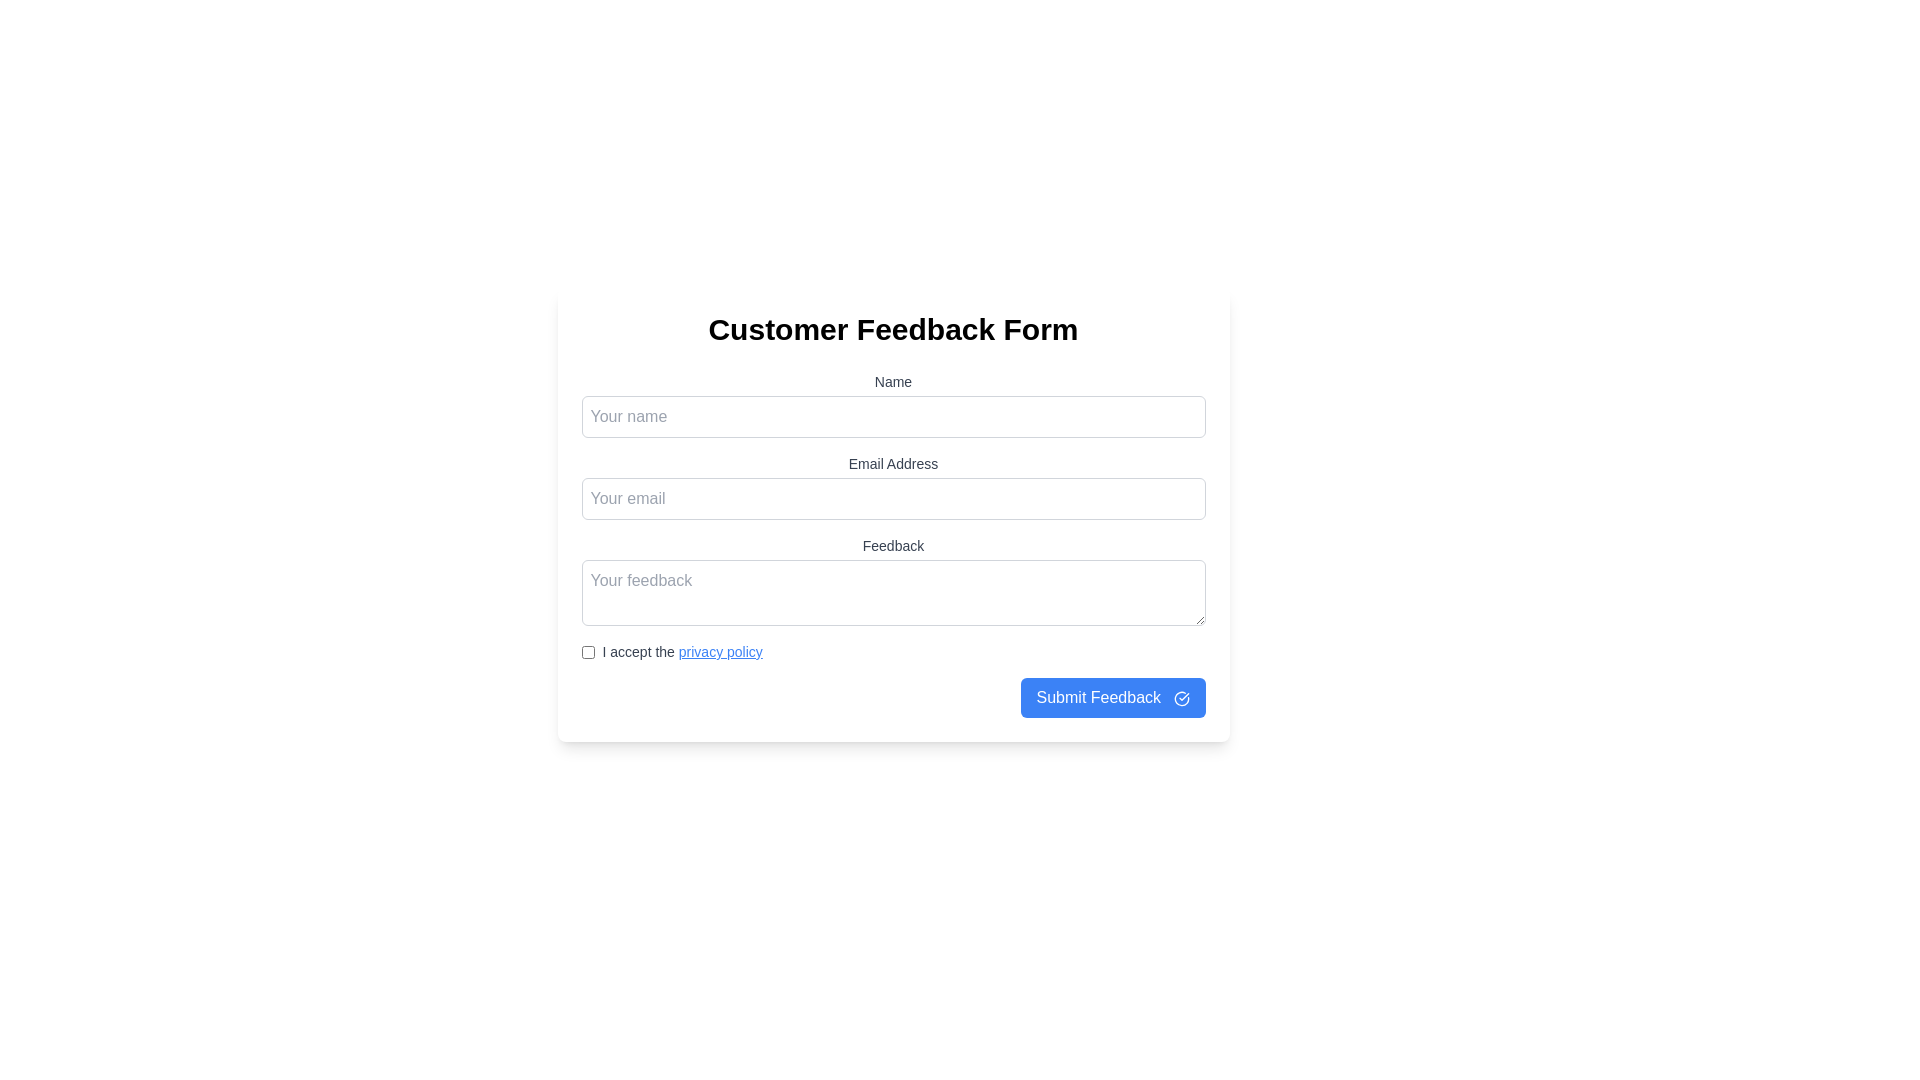 Image resolution: width=1920 pixels, height=1080 pixels. I want to click on the checkbox component styled with a squared border, so click(587, 651).